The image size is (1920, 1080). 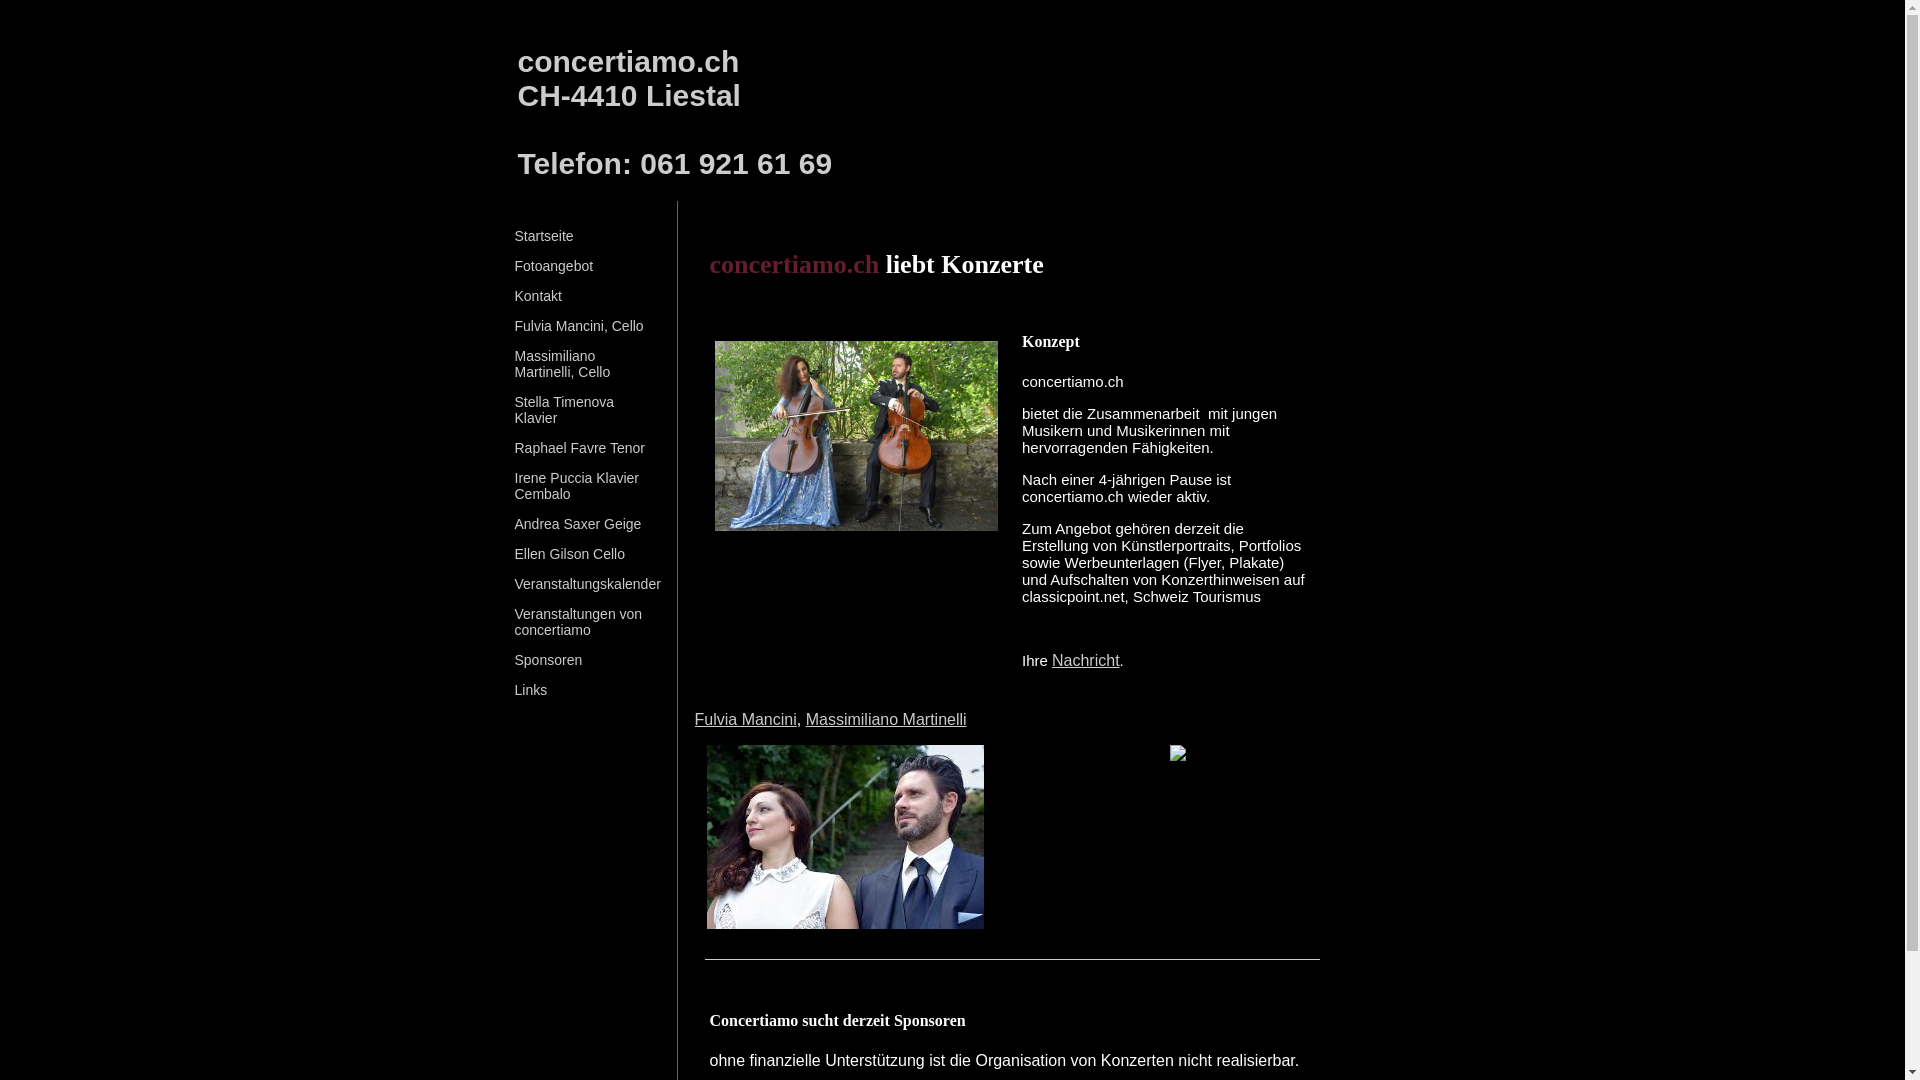 I want to click on 'Links', so click(x=530, y=696).